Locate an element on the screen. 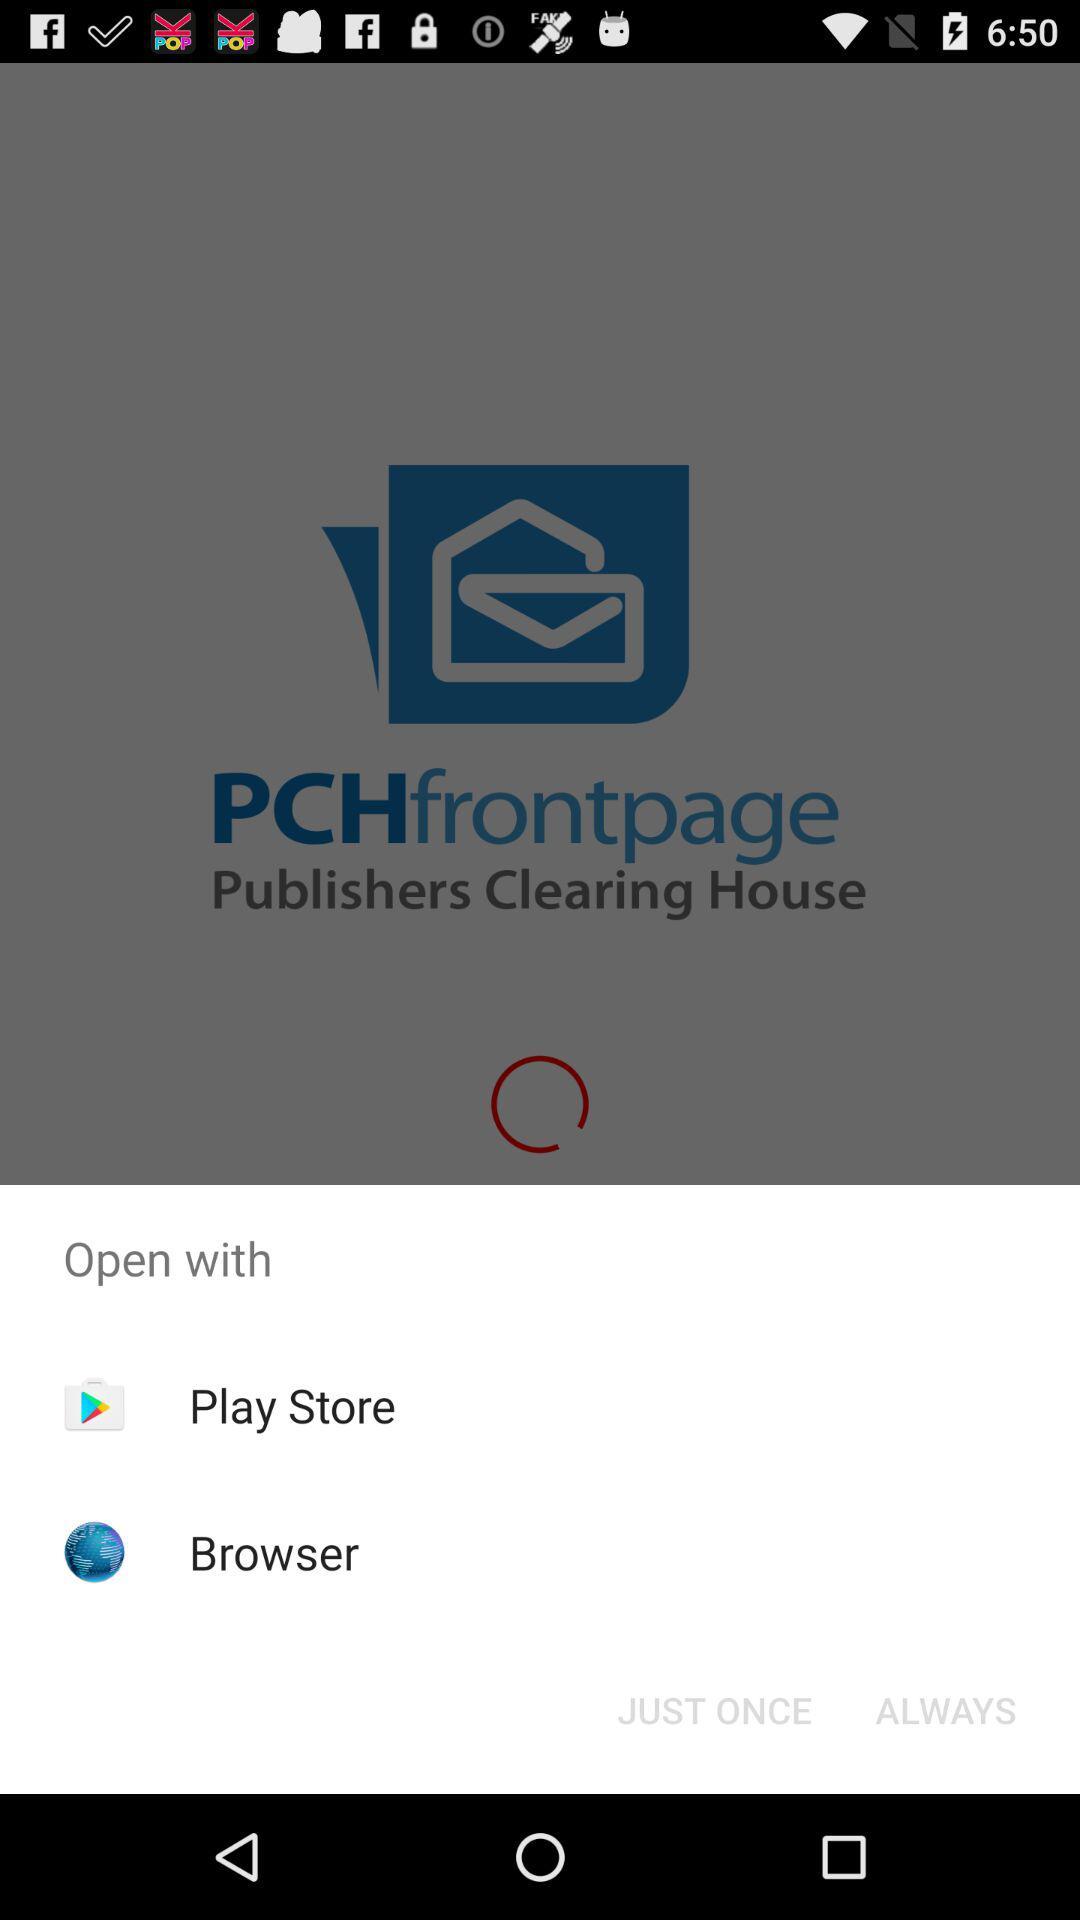 Image resolution: width=1080 pixels, height=1920 pixels. just once icon is located at coordinates (713, 1708).